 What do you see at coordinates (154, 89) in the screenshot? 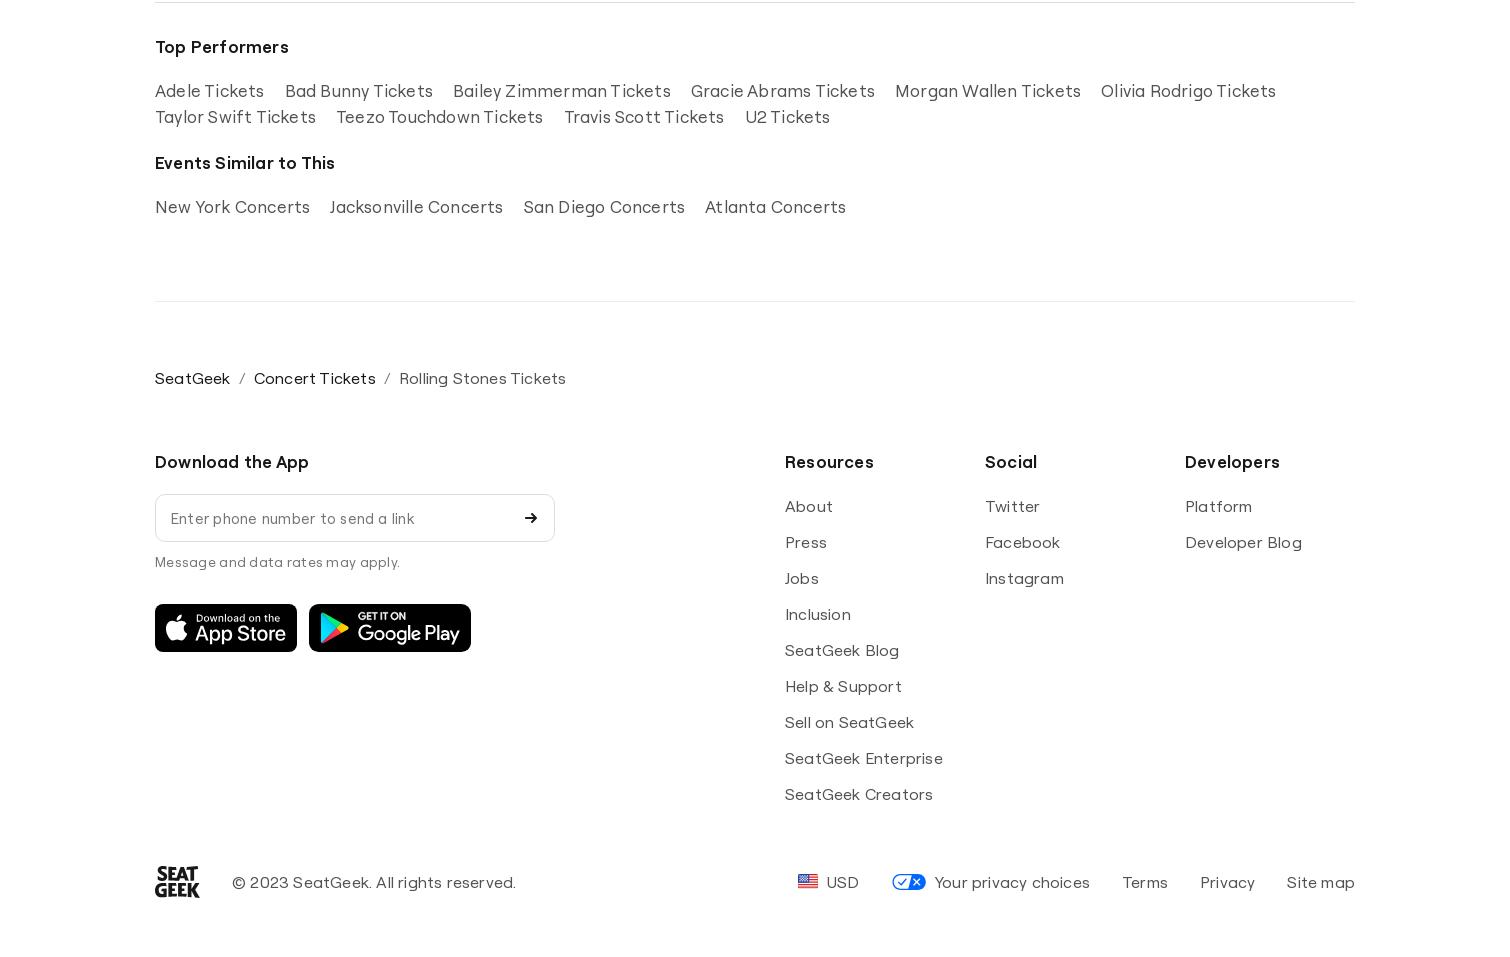
I see `'Adele Tickets'` at bounding box center [154, 89].